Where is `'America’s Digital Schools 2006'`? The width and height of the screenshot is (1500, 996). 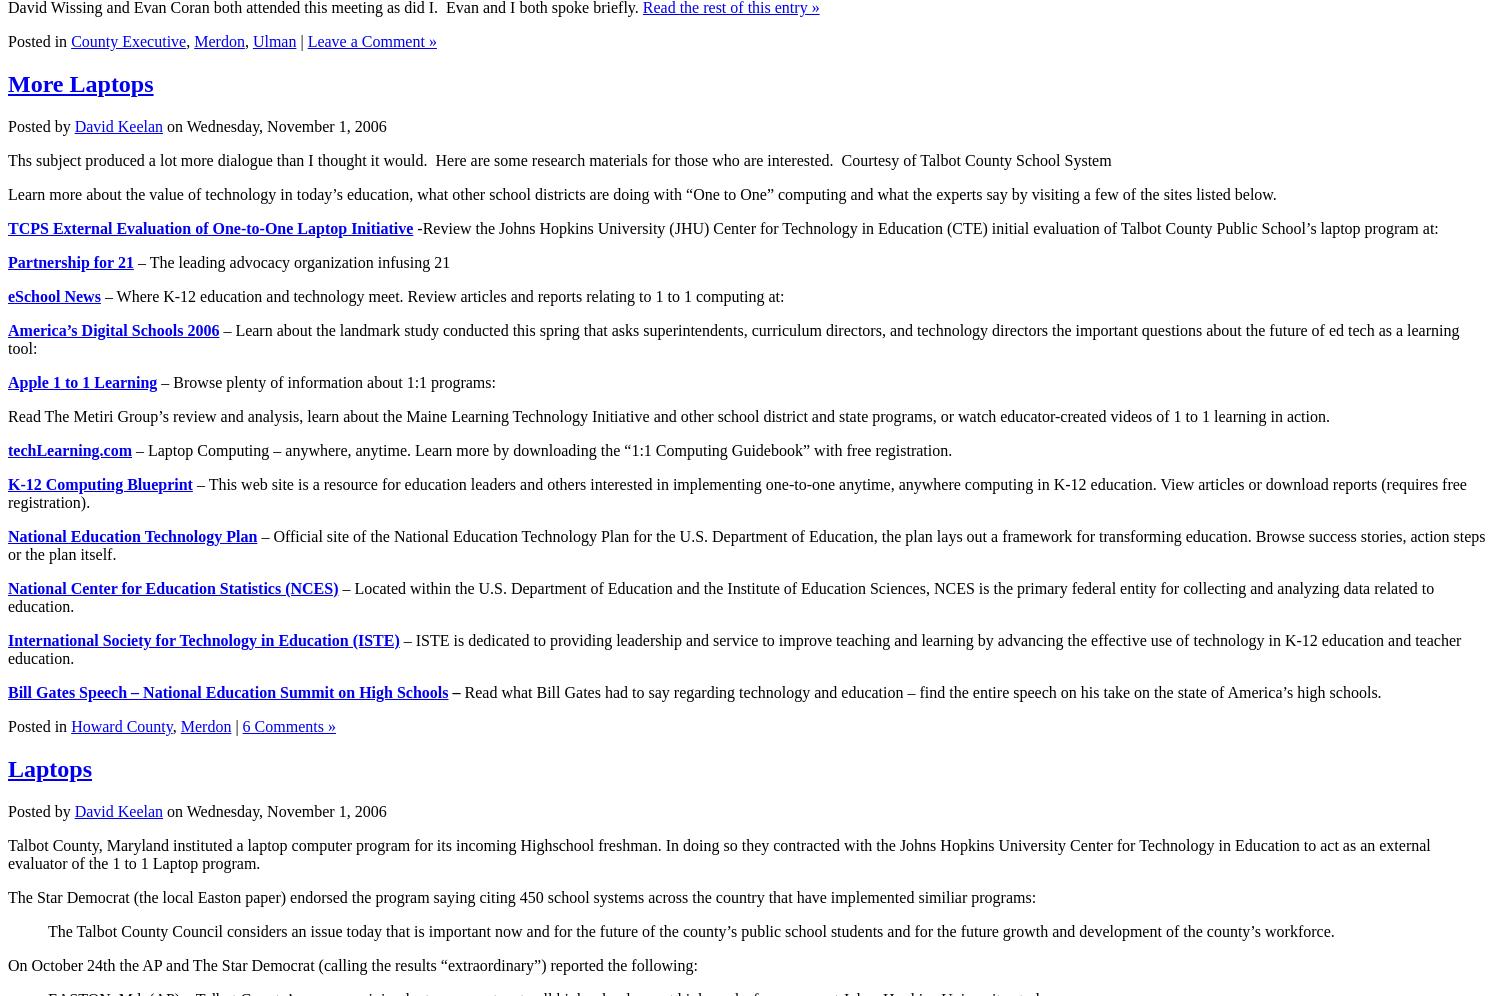 'America’s Digital Schools 2006' is located at coordinates (7, 329).